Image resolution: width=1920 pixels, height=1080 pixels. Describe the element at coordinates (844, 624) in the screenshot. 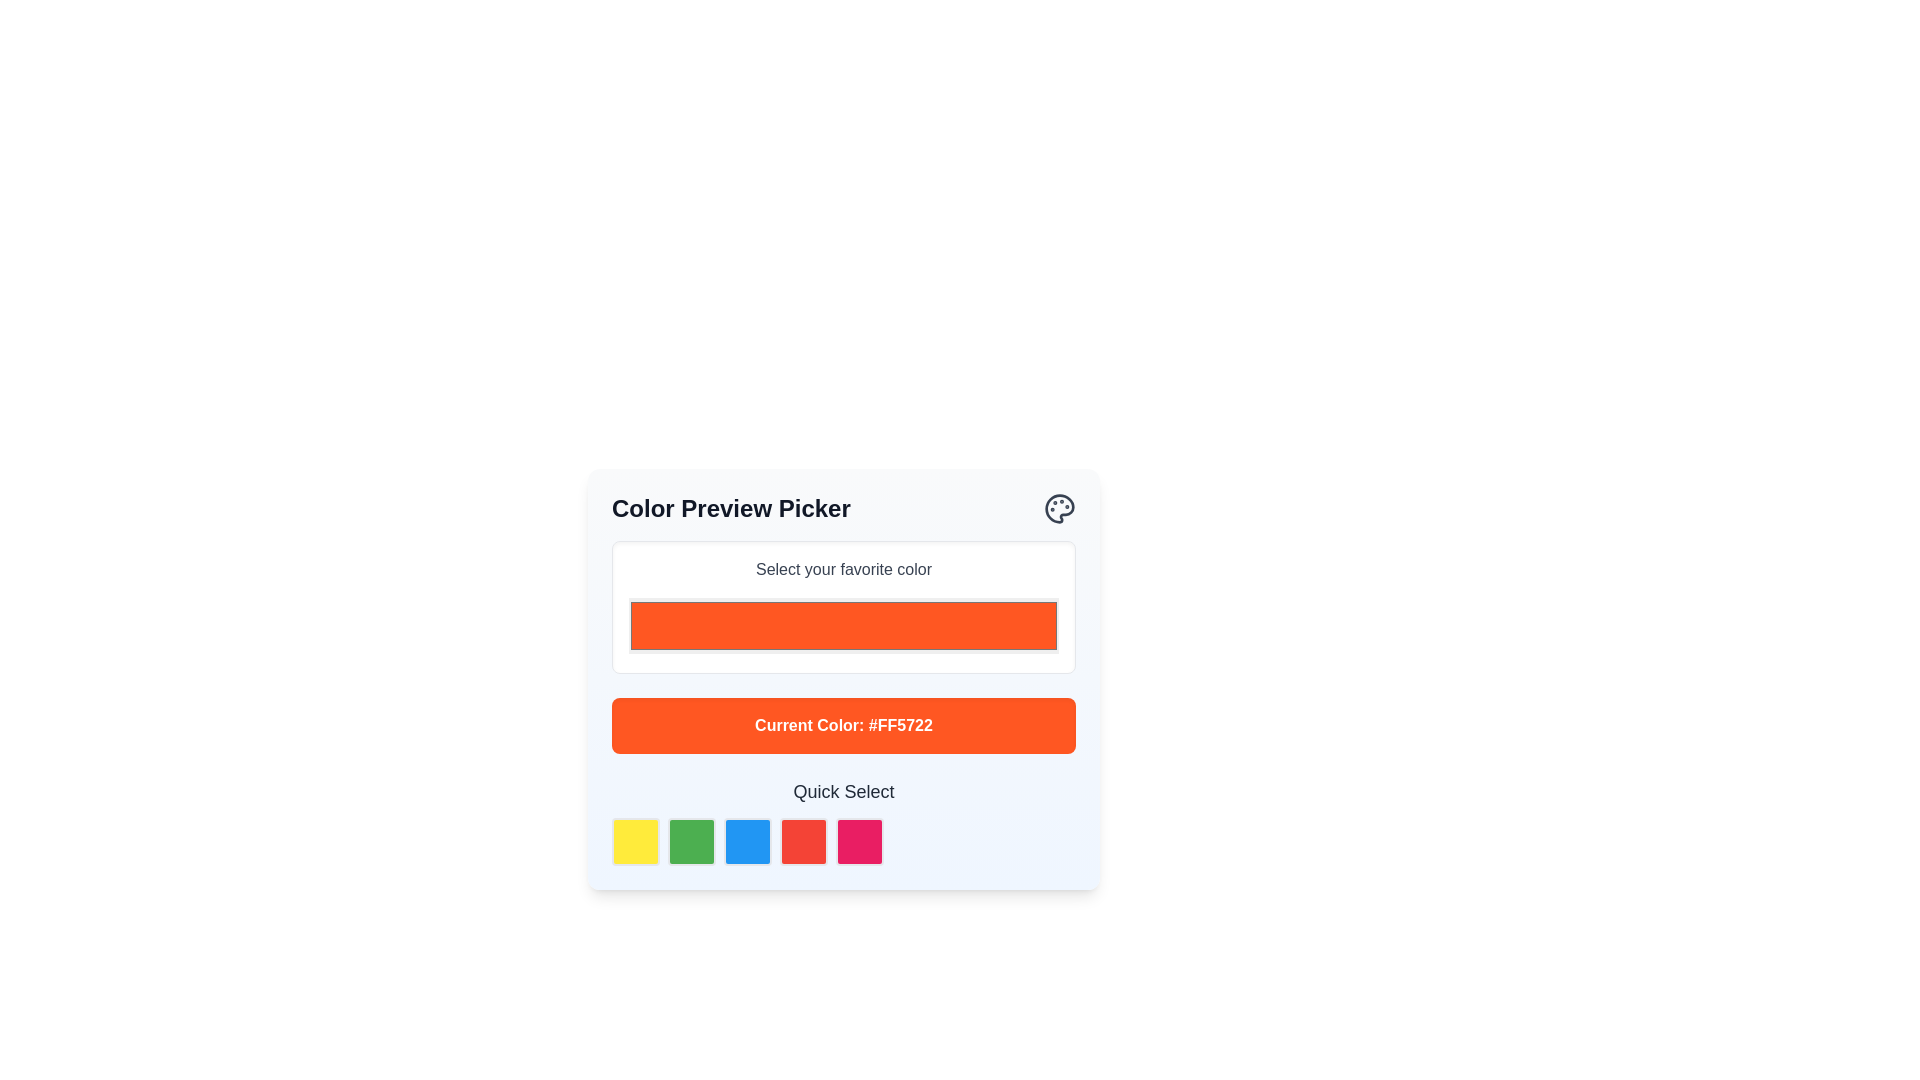

I see `the orange color picker input field located below the label 'Select your favorite color'` at that location.